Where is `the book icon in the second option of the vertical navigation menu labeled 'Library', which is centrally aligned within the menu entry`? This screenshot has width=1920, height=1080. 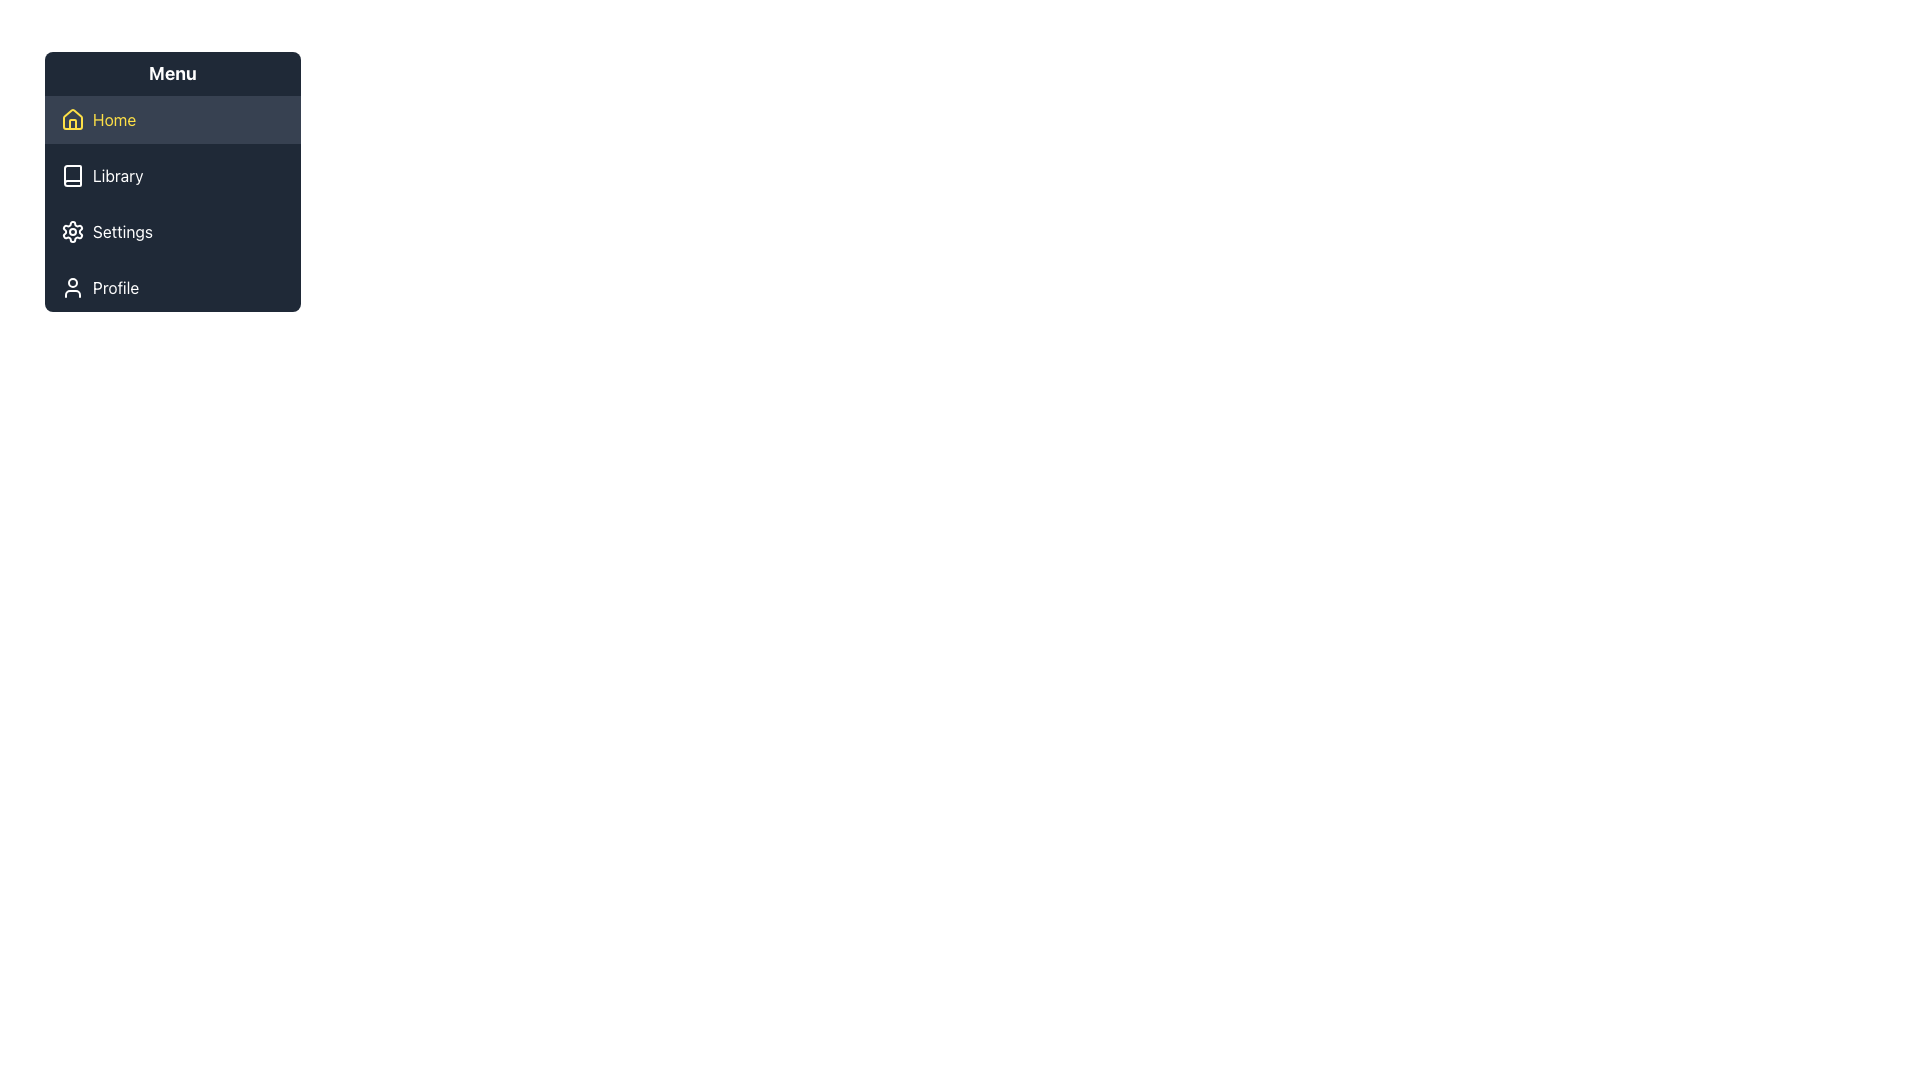 the book icon in the second option of the vertical navigation menu labeled 'Library', which is centrally aligned within the menu entry is located at coordinates (72, 175).